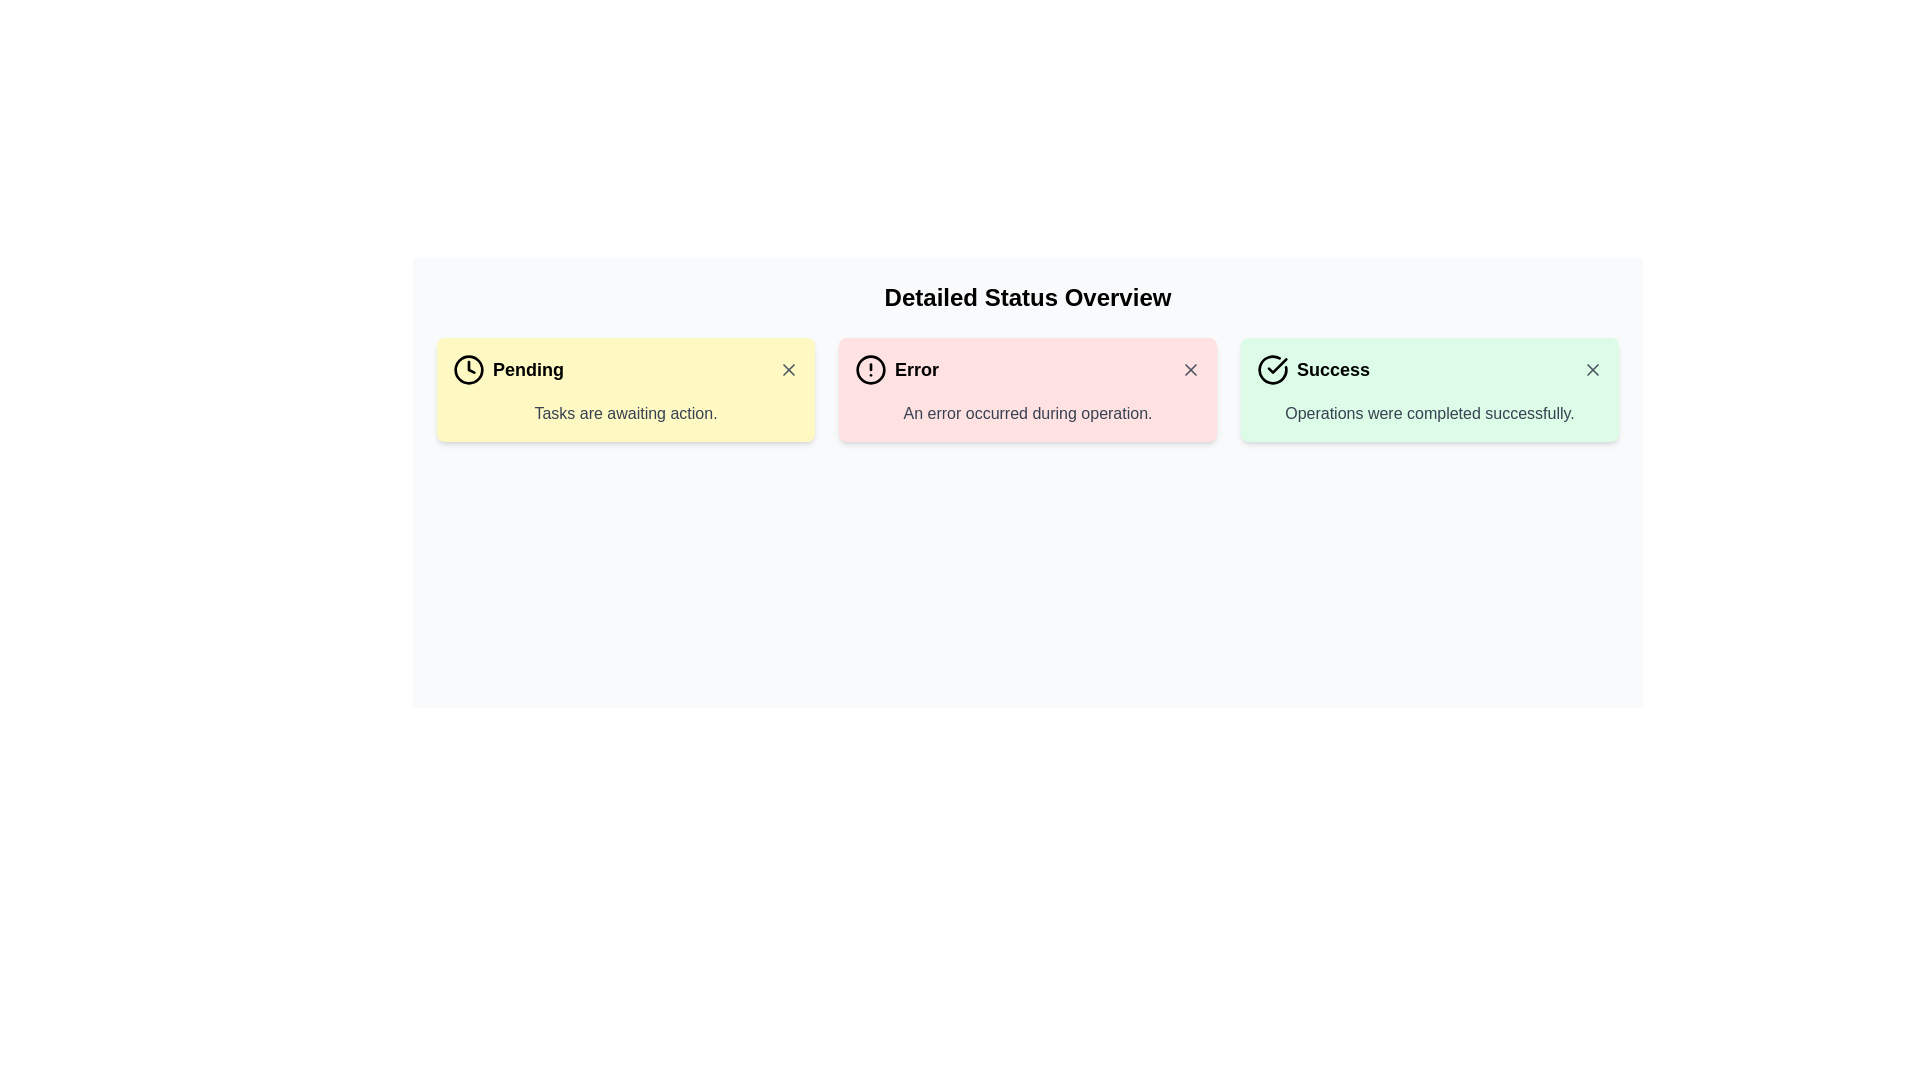  Describe the element at coordinates (624, 370) in the screenshot. I see `the Status Indicator titled 'Pending', which is located at the top of the leftmost card among three colored cards indicating status, with the description 'Tasks are awaiting action.'` at that location.